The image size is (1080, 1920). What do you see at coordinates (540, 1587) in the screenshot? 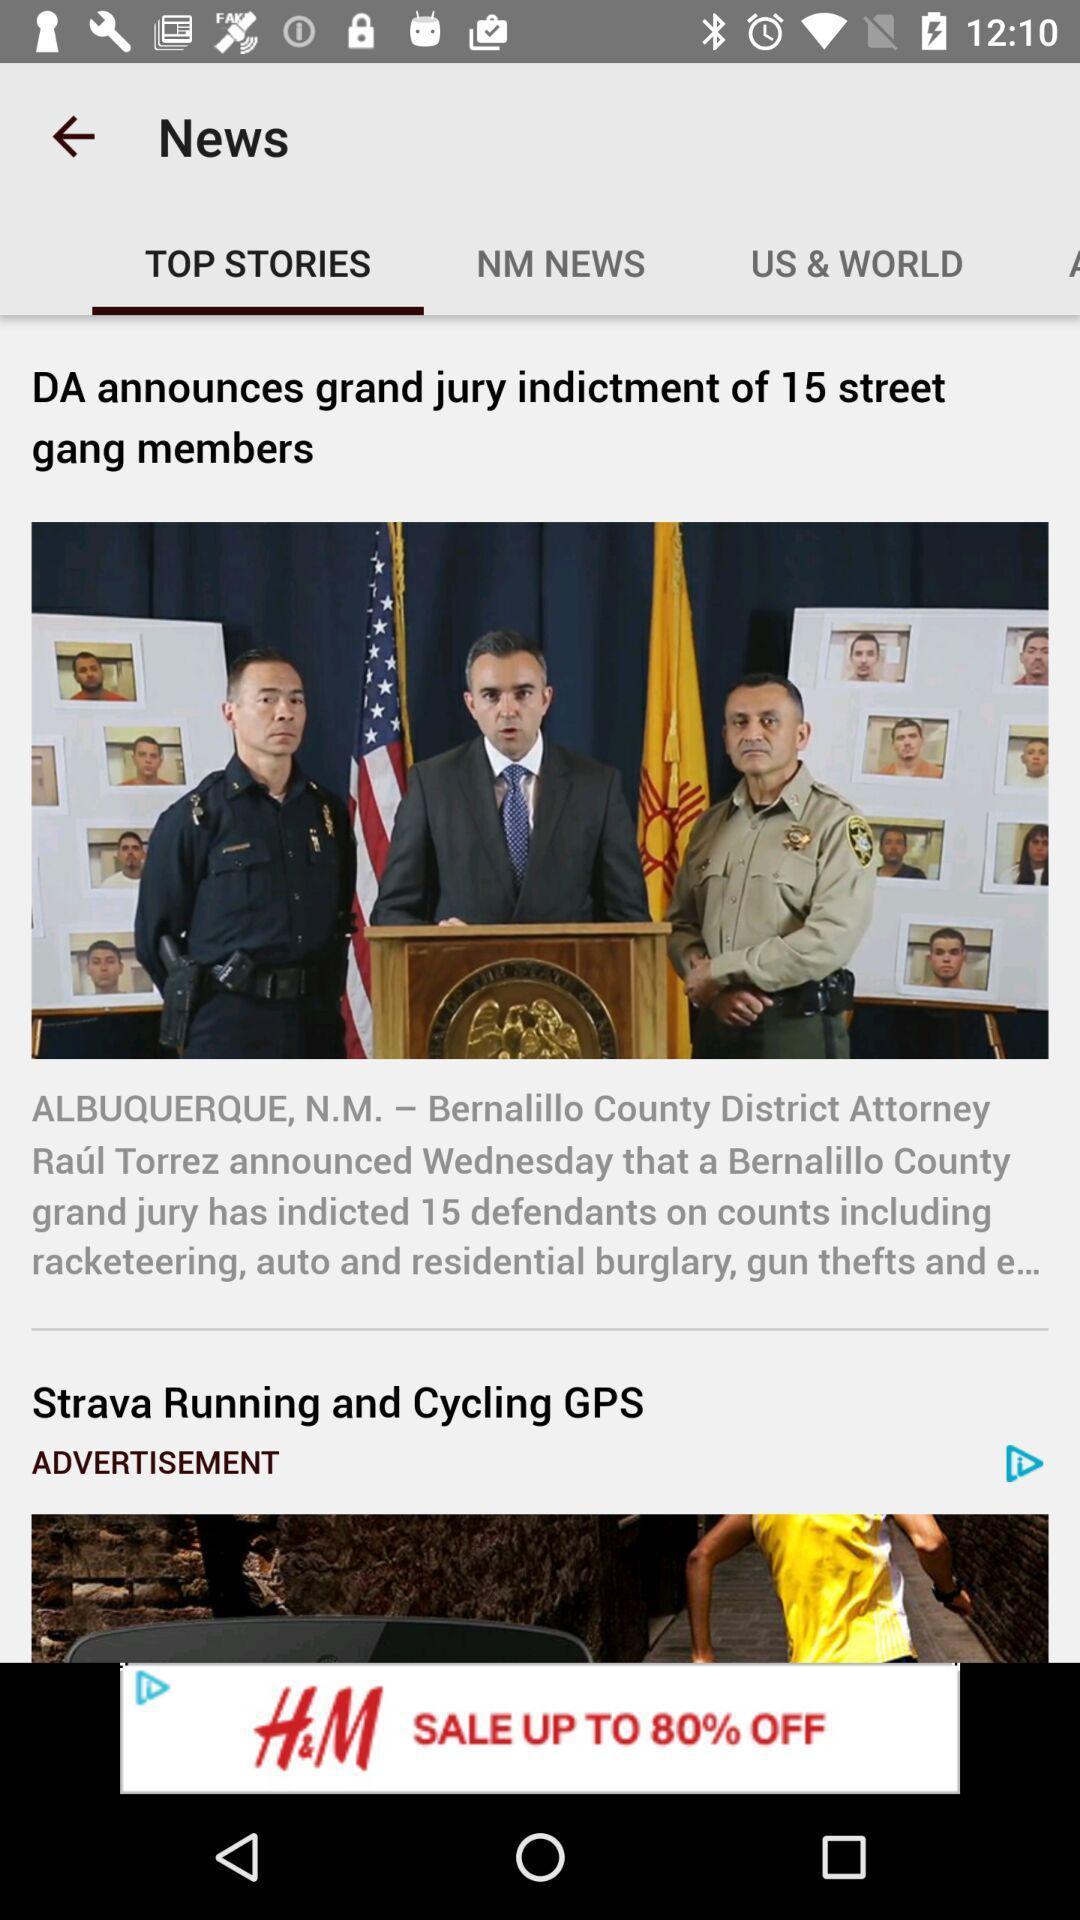
I see `the page related to the advertisement` at bounding box center [540, 1587].